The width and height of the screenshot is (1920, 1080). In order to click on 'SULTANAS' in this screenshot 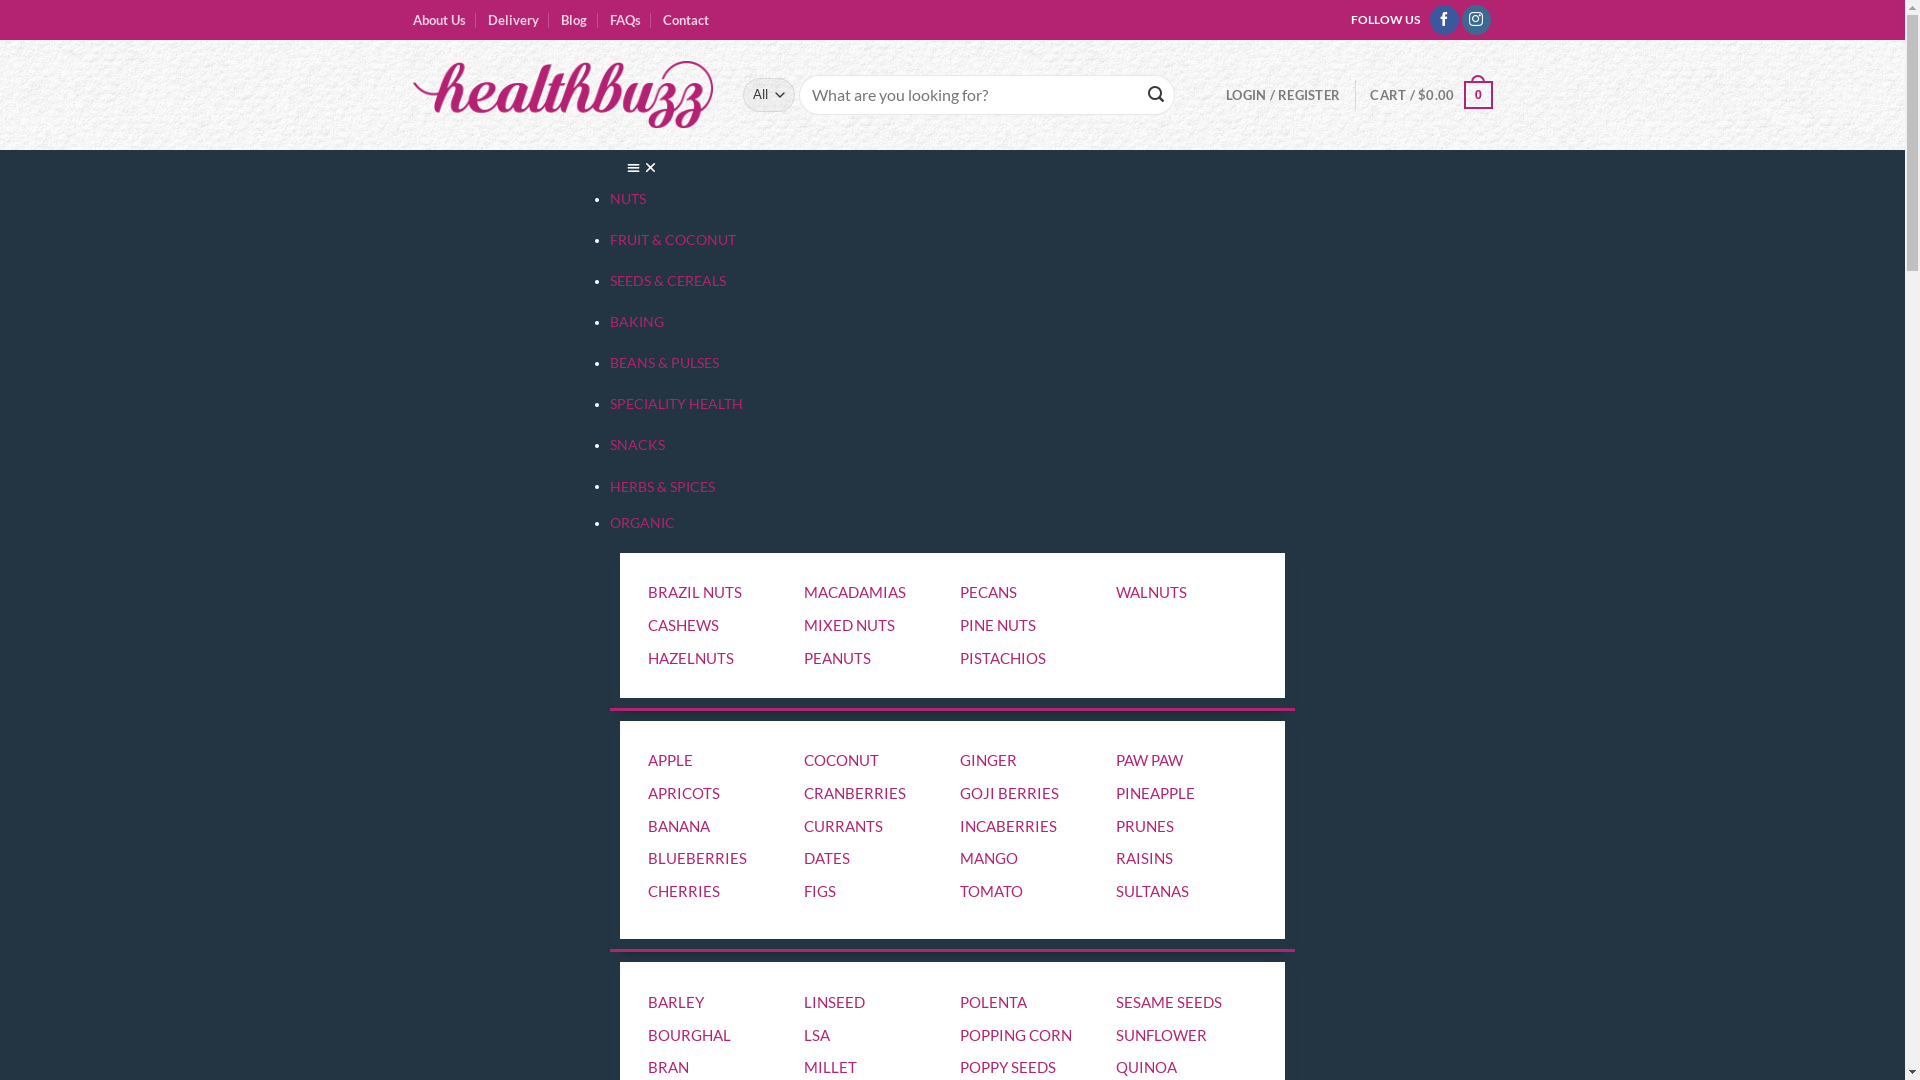, I will do `click(1152, 890)`.